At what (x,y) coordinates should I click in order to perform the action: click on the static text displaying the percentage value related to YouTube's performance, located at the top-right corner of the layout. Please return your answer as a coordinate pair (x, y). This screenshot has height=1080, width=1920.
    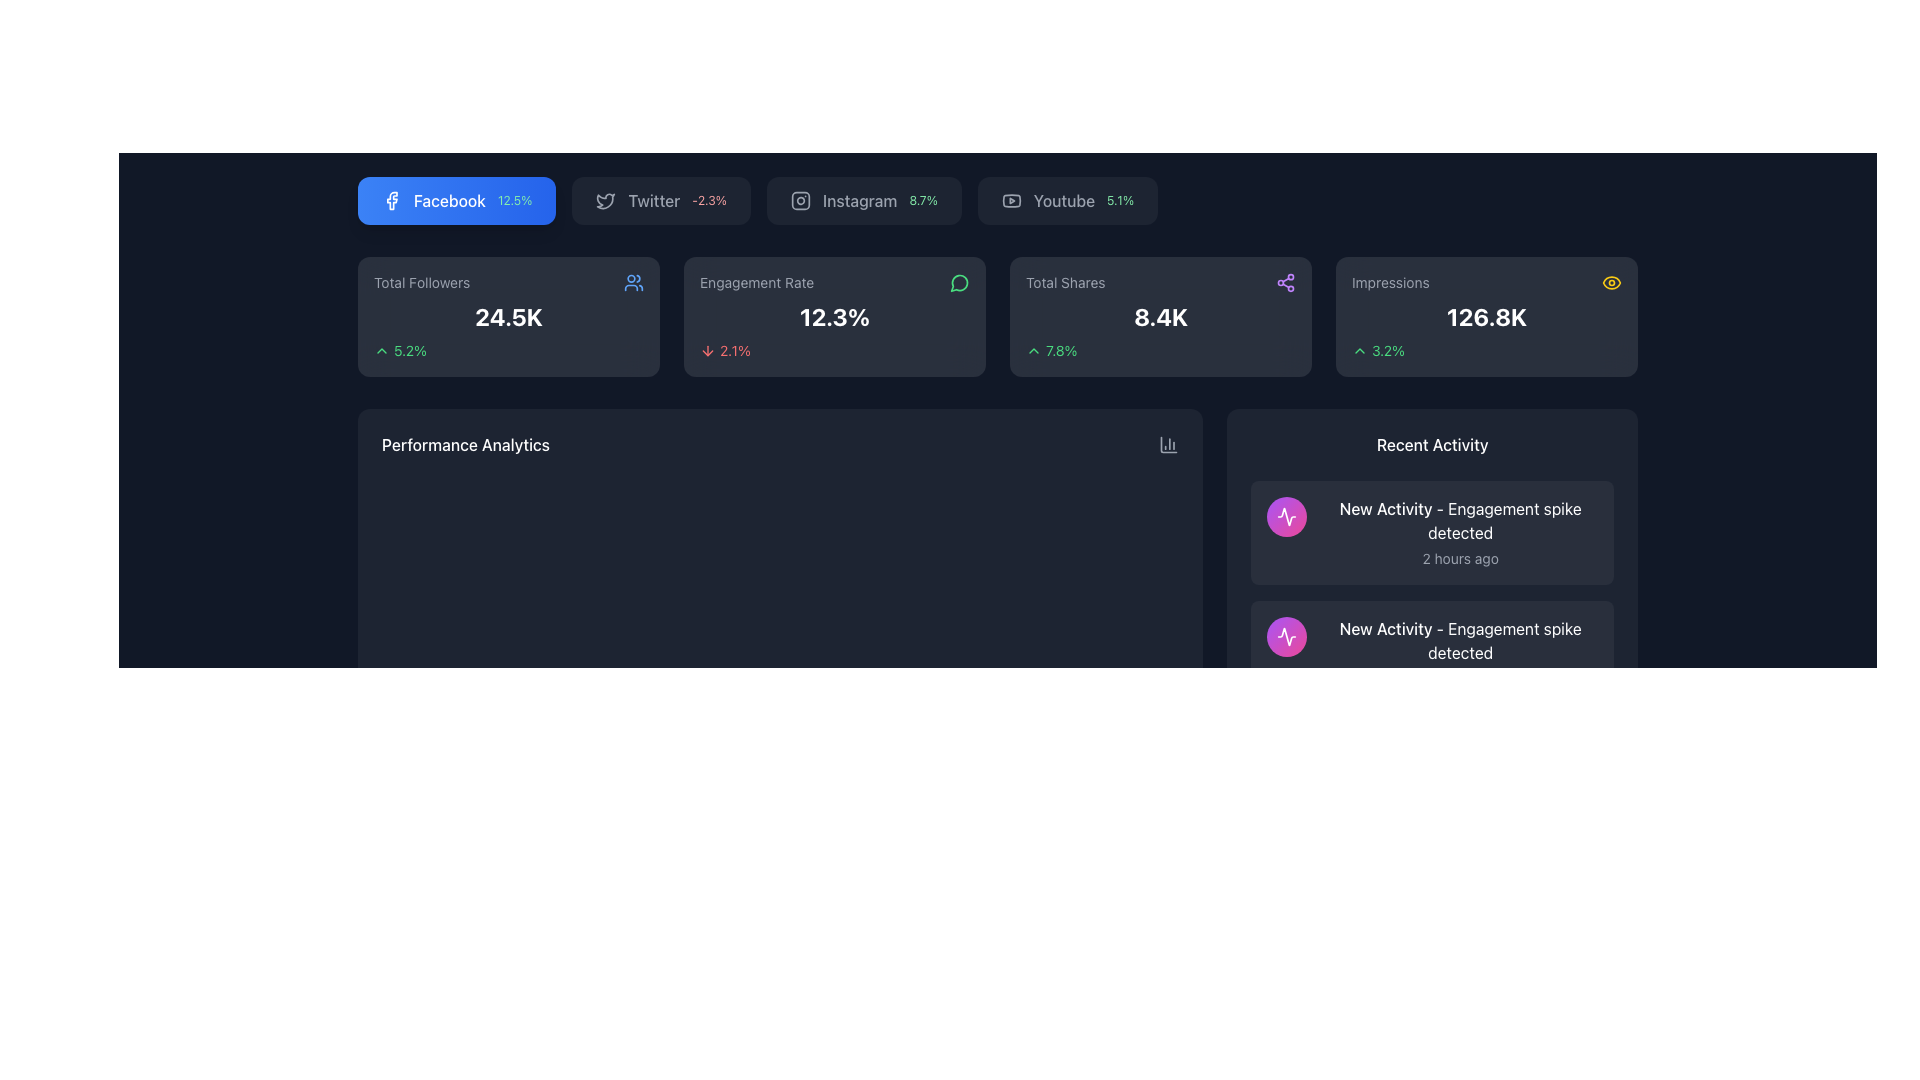
    Looking at the image, I should click on (1120, 200).